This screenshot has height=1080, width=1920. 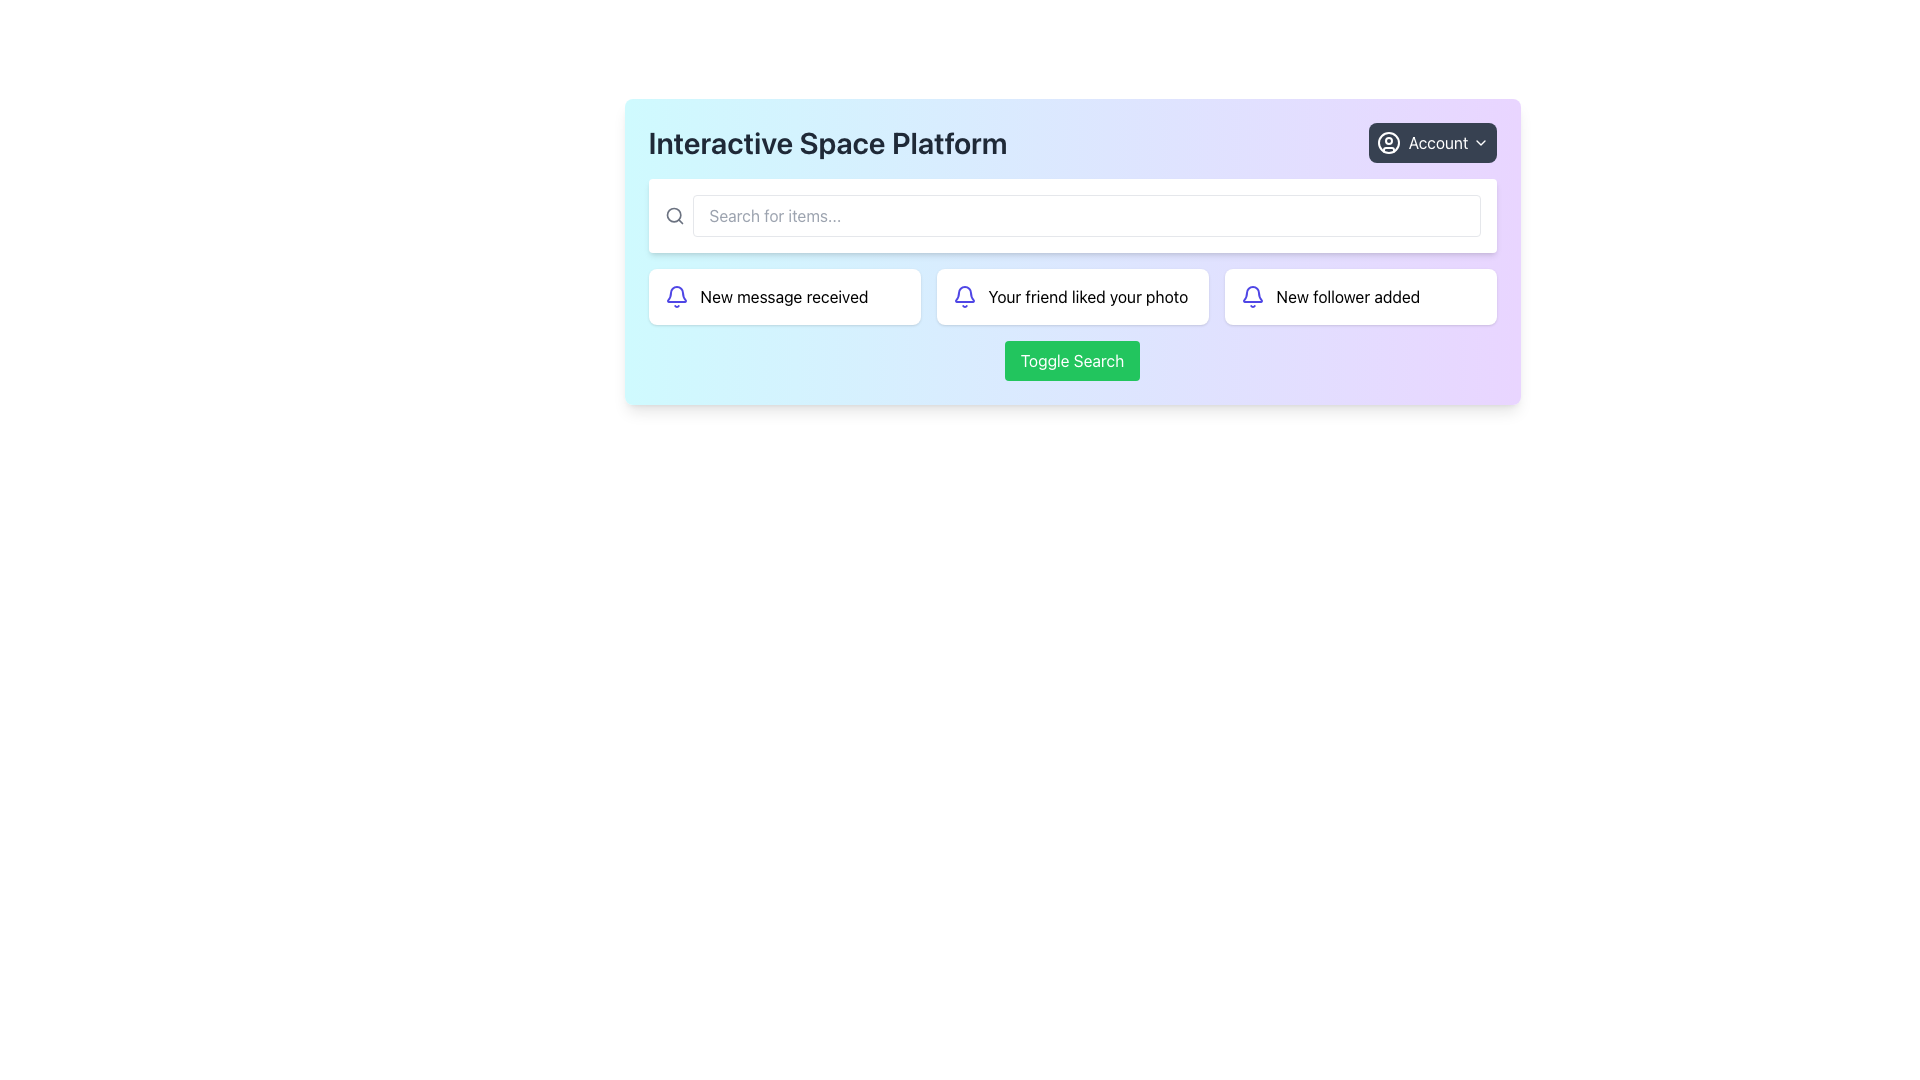 What do you see at coordinates (1360, 297) in the screenshot?
I see `message content of the Notification block displaying 'New follower added', which is the third item in a horizontal row of notifications` at bounding box center [1360, 297].